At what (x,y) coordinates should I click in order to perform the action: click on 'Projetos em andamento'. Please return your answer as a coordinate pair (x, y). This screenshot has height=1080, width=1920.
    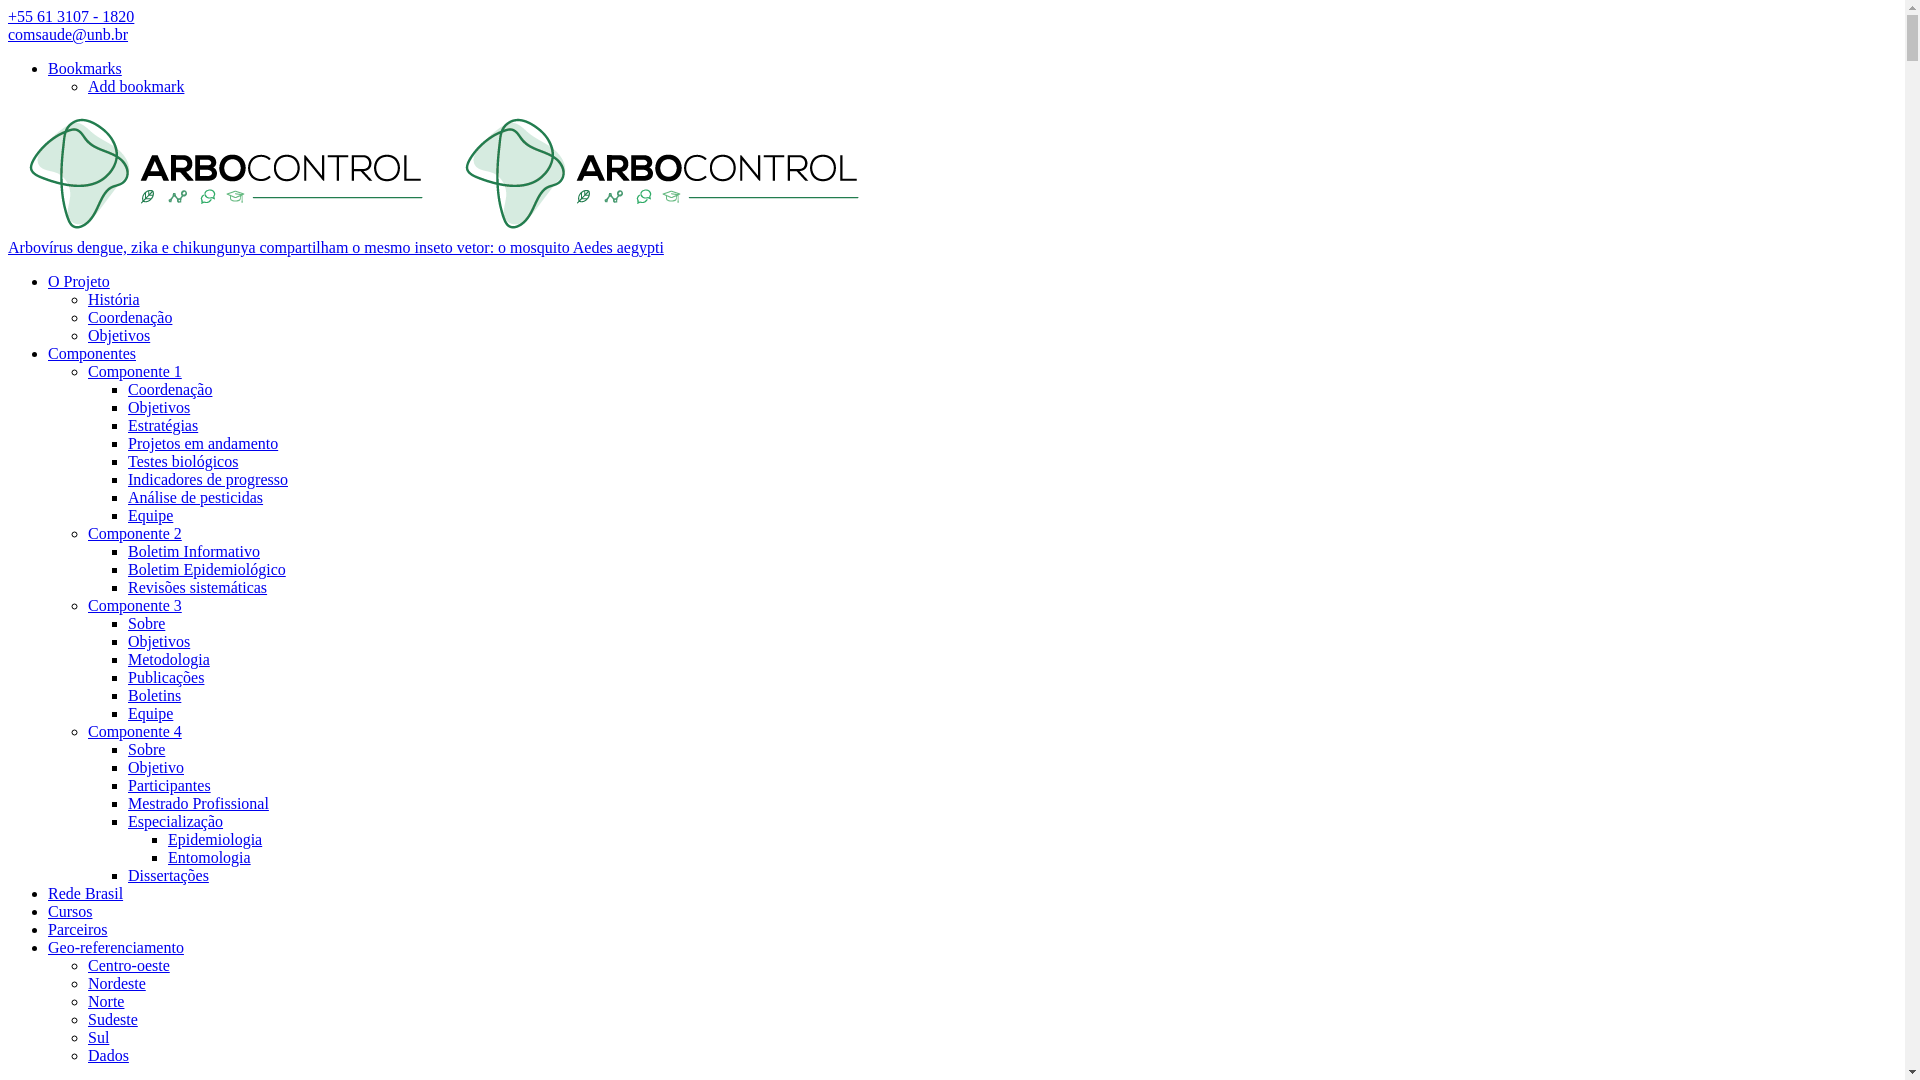
    Looking at the image, I should click on (202, 442).